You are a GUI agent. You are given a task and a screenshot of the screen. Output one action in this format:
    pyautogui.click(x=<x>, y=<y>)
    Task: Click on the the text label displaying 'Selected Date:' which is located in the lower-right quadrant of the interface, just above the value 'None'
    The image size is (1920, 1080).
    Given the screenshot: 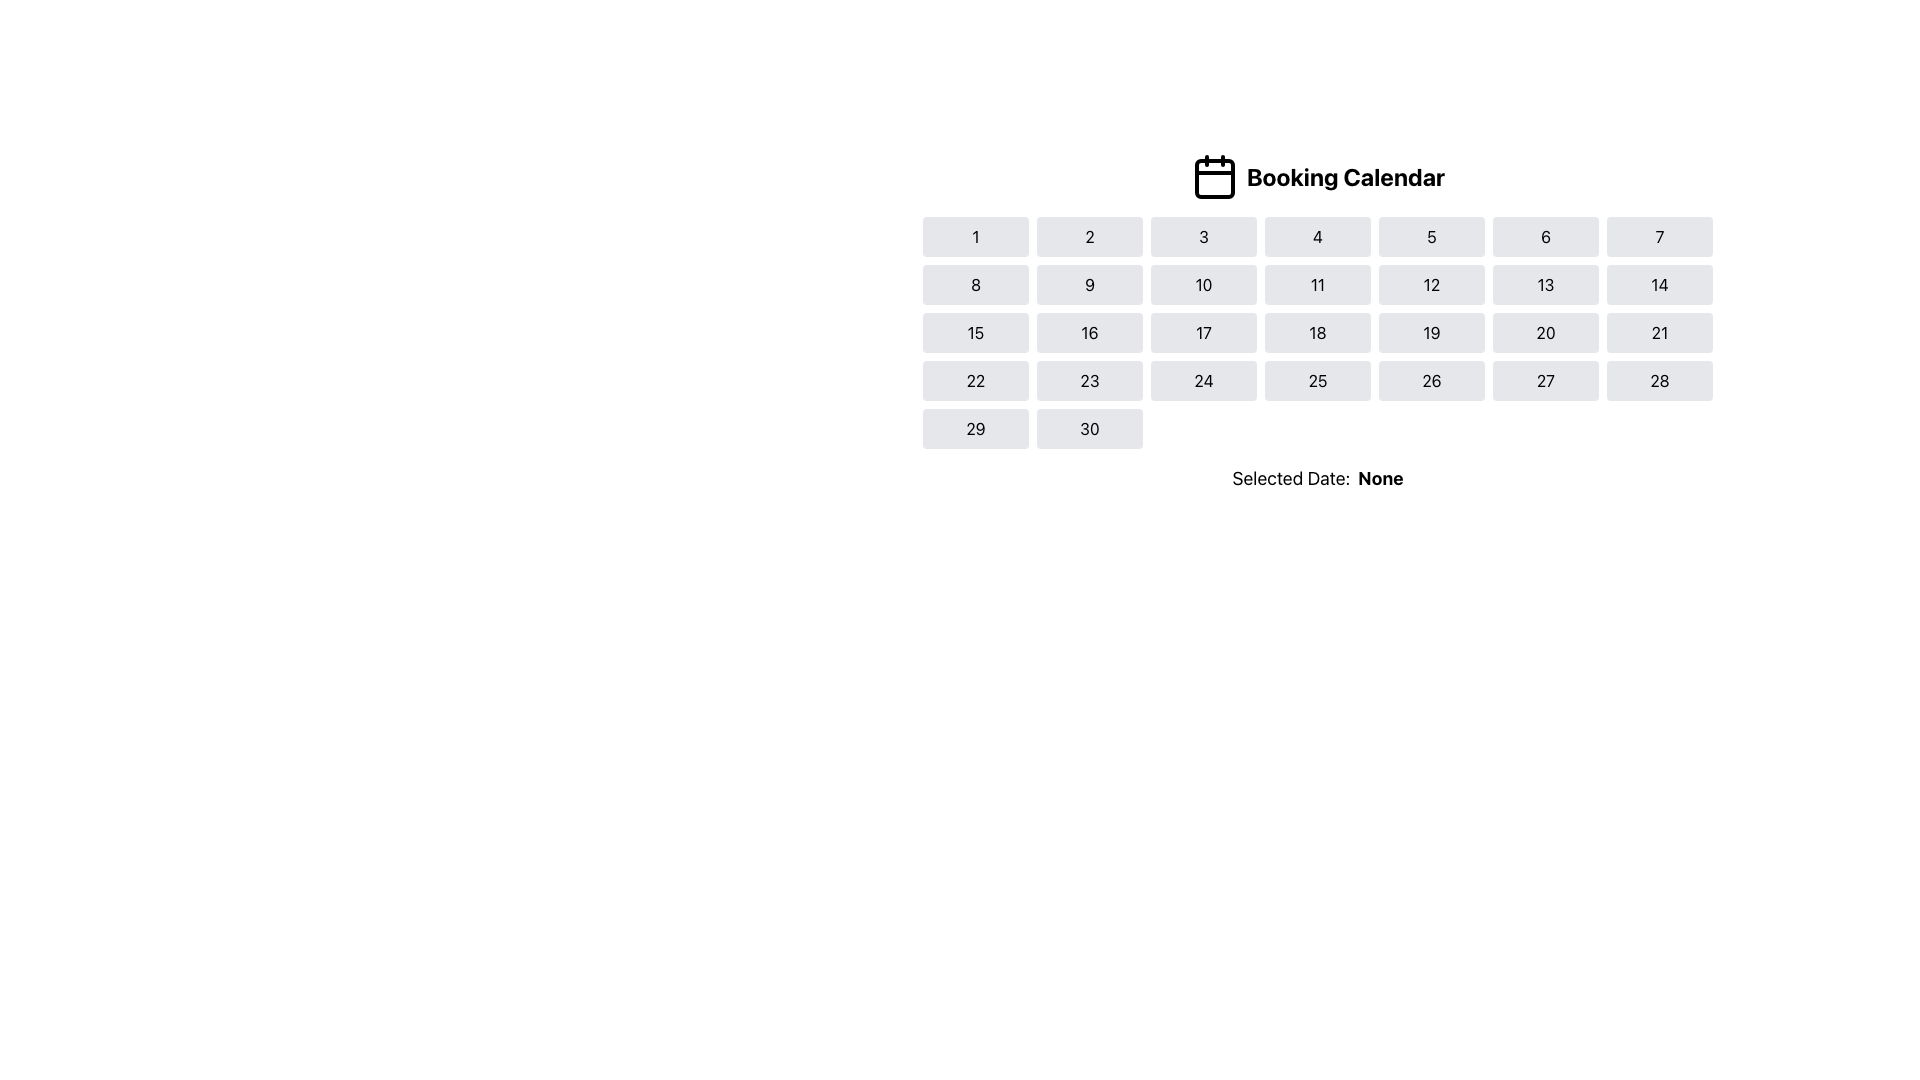 What is the action you would take?
    pyautogui.click(x=1291, y=478)
    